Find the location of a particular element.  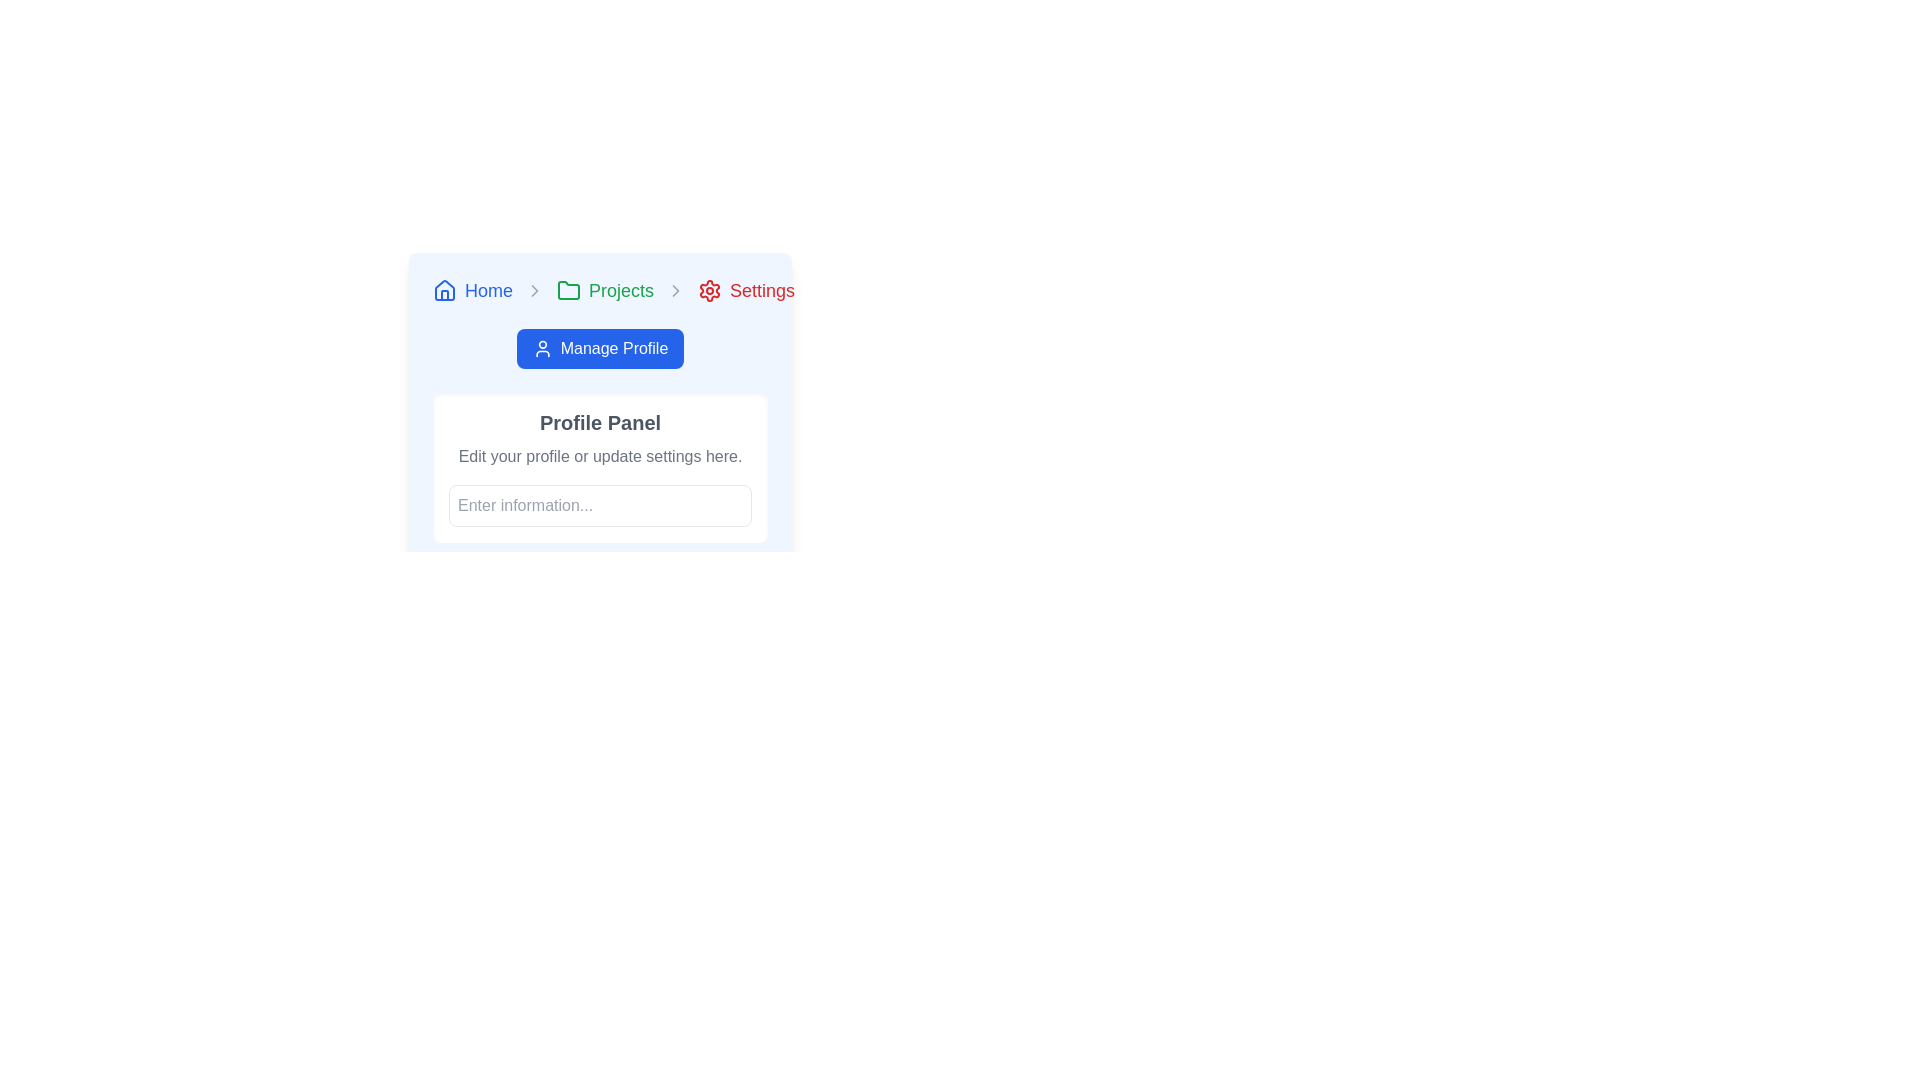

the visual representation of the chevron icon in the breadcrumb navigation located between the 'Projects' and 'Settings' links is located at coordinates (535, 290).